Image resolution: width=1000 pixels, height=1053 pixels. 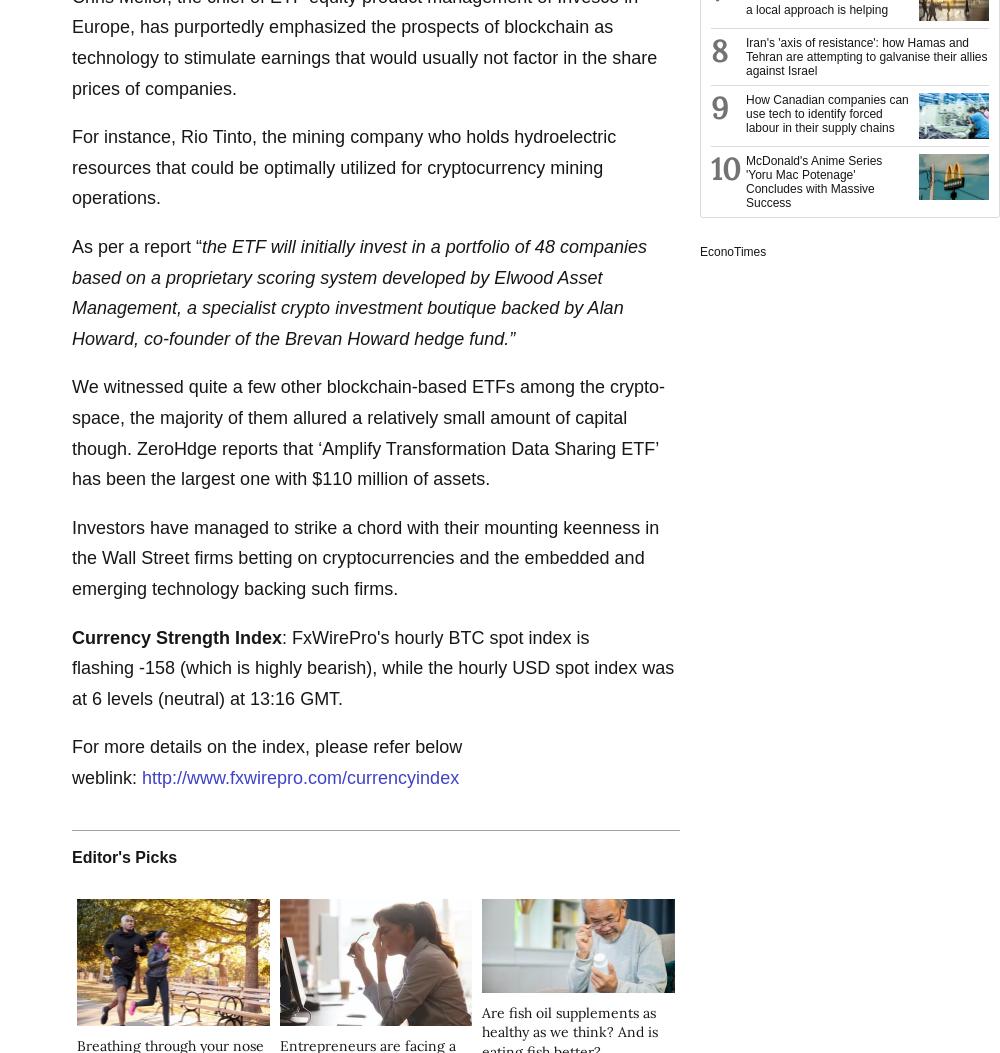 What do you see at coordinates (358, 292) in the screenshot?
I see `'the ETF will initially invest in a portfolio of 48 companies based on a proprietary scoring system developed by Elwood Asset Management, a specialist crypto investment boutique backed by Alan Howard, co-founder of the Brevan Howard hedge fund.”'` at bounding box center [358, 292].